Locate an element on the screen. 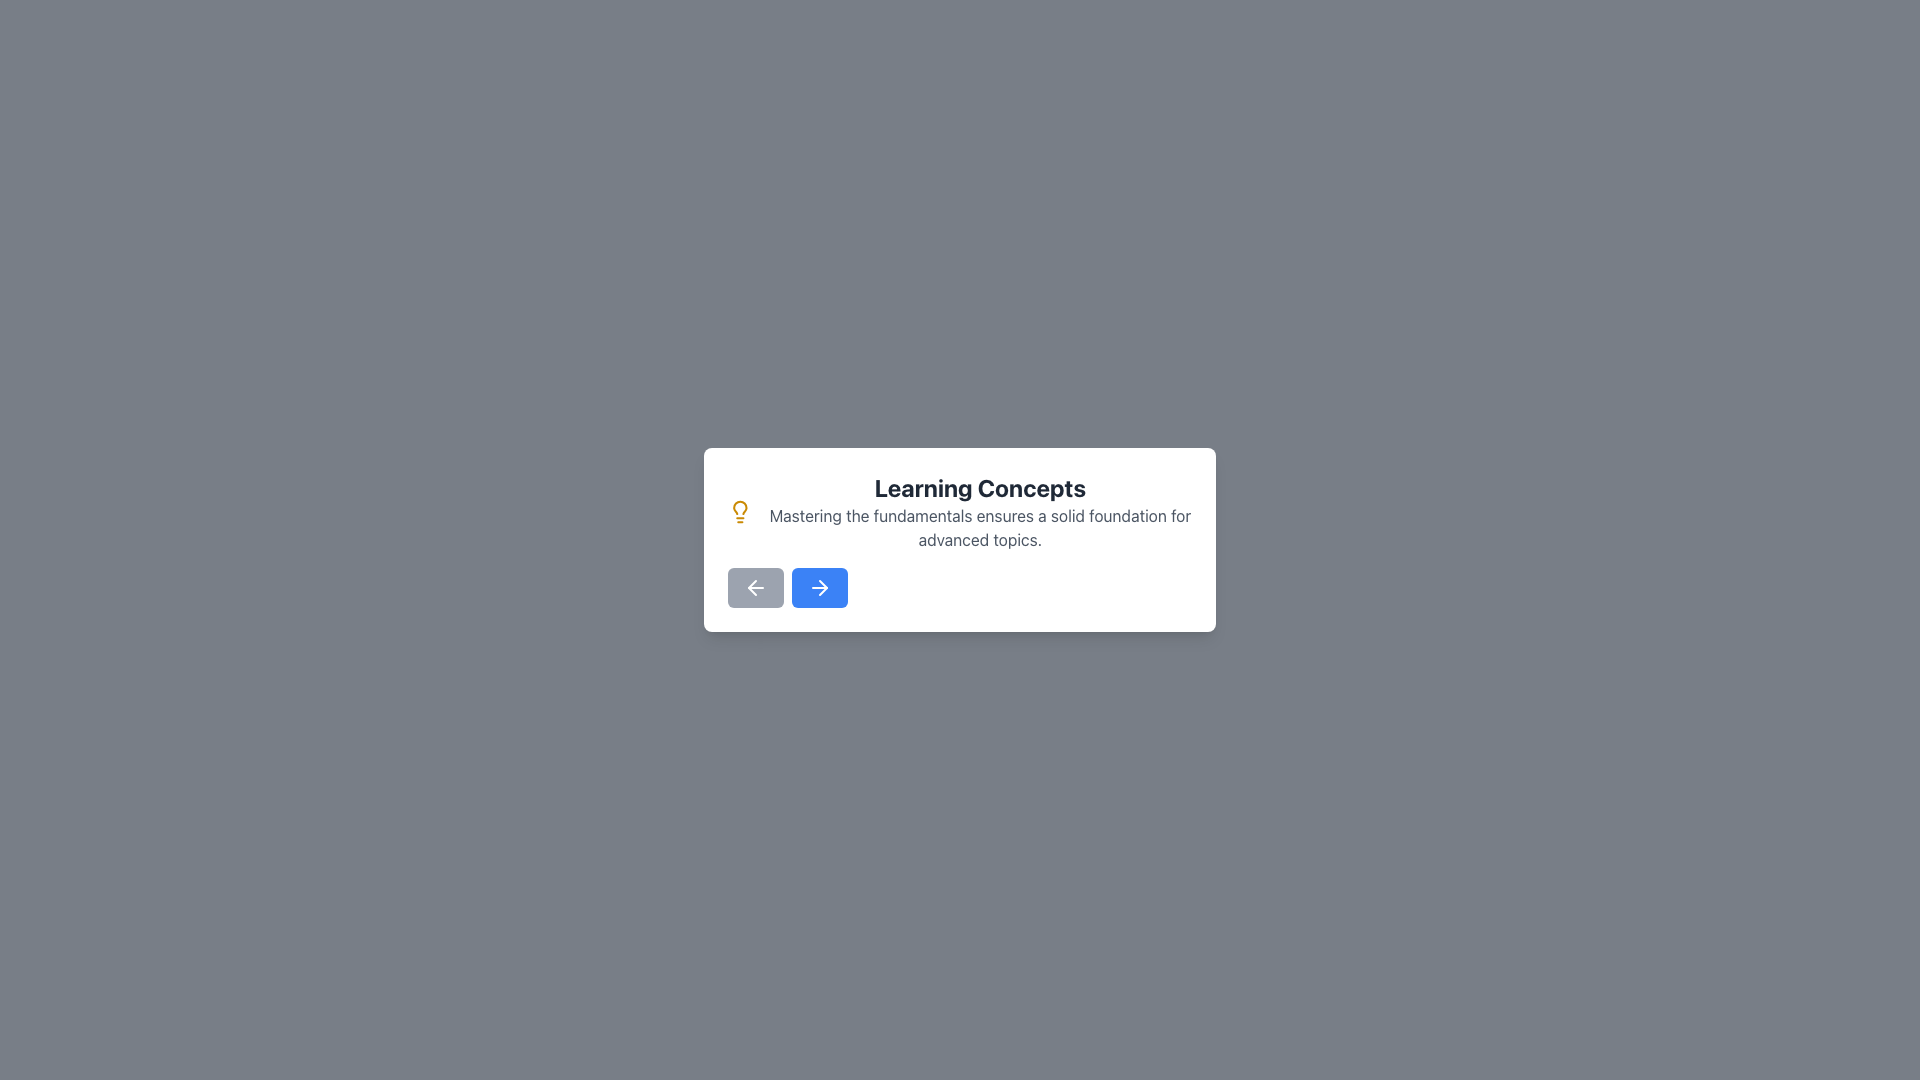 The height and width of the screenshot is (1080, 1920). the left navigation button located at the bottom of the 'Learning Concepts' card to attempt navigation, despite it being disabled is located at coordinates (754, 586).